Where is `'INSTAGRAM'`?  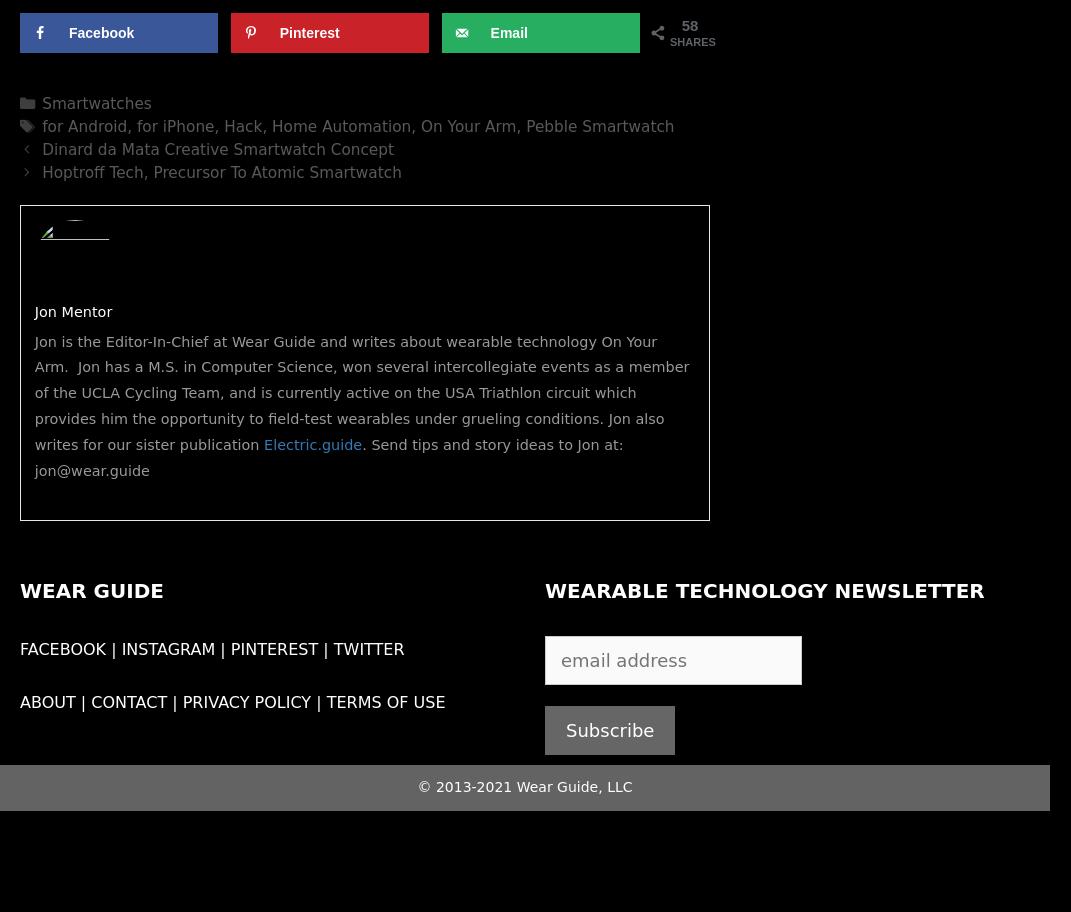
'INSTAGRAM' is located at coordinates (167, 648).